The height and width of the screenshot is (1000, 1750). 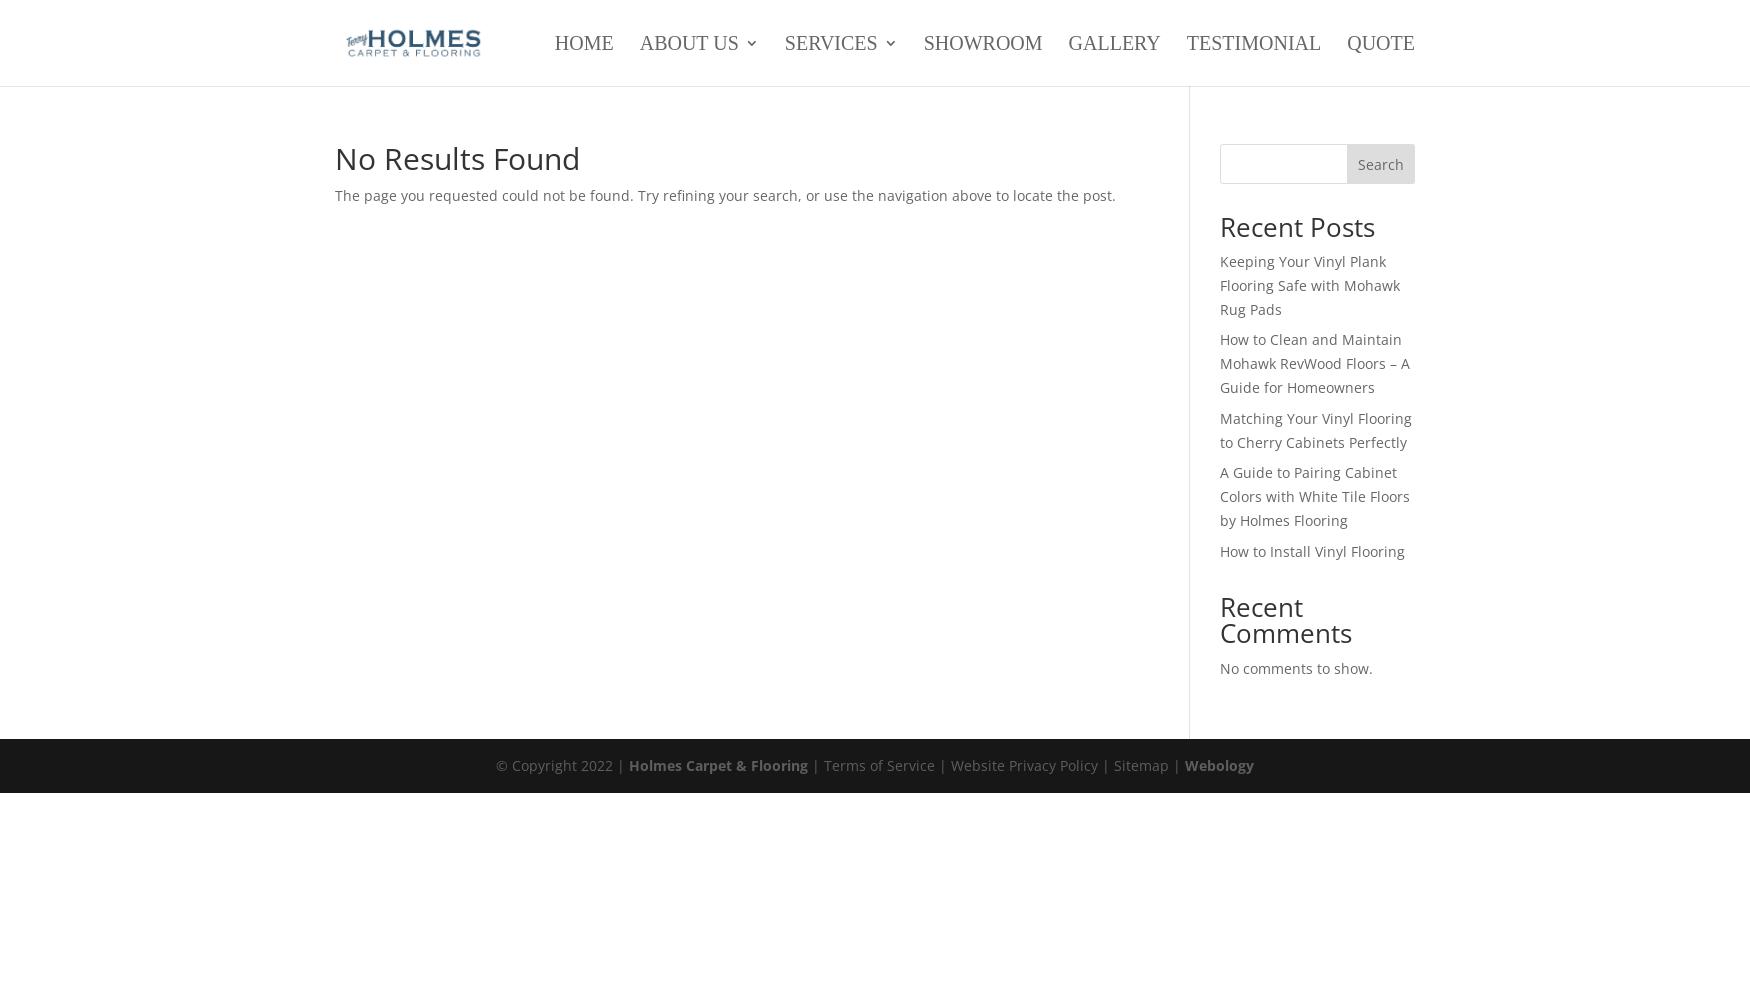 What do you see at coordinates (1295, 226) in the screenshot?
I see `'Recent Posts'` at bounding box center [1295, 226].